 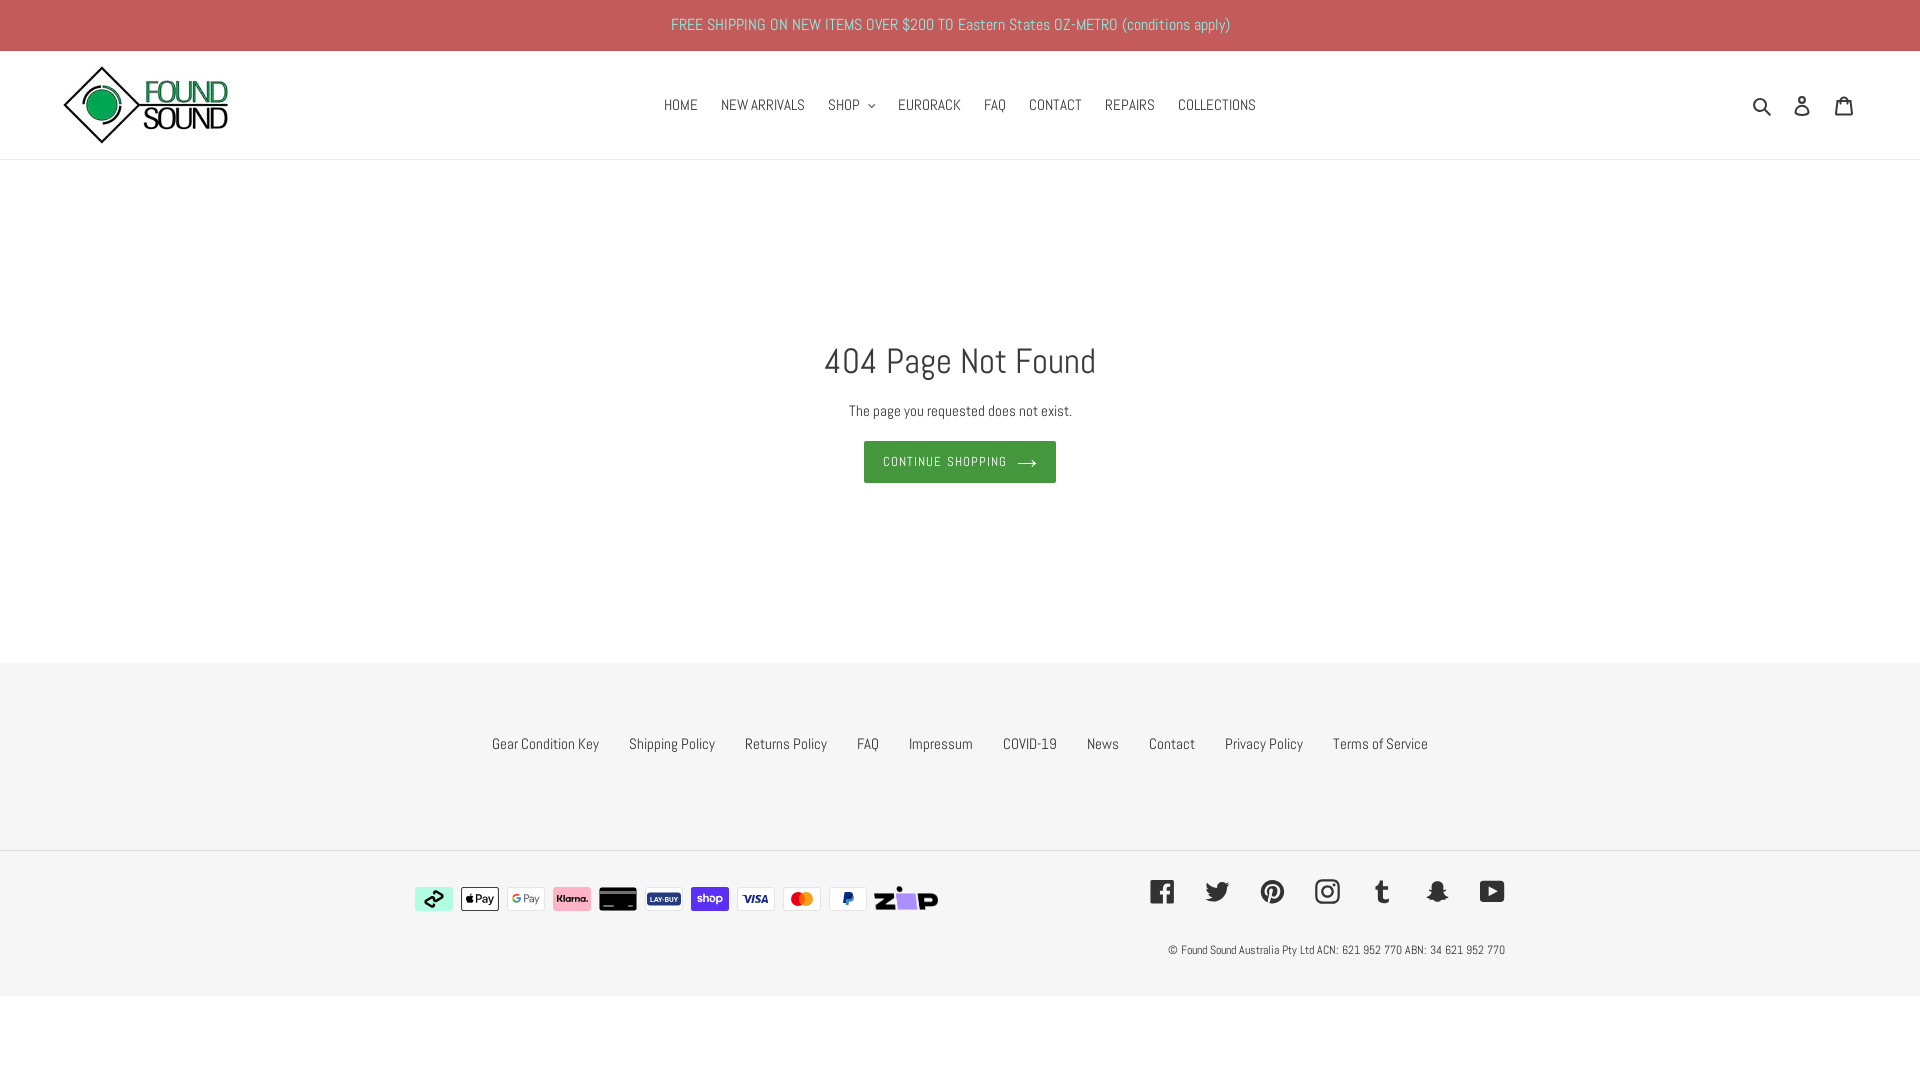 What do you see at coordinates (681, 105) in the screenshot?
I see `'HOME'` at bounding box center [681, 105].